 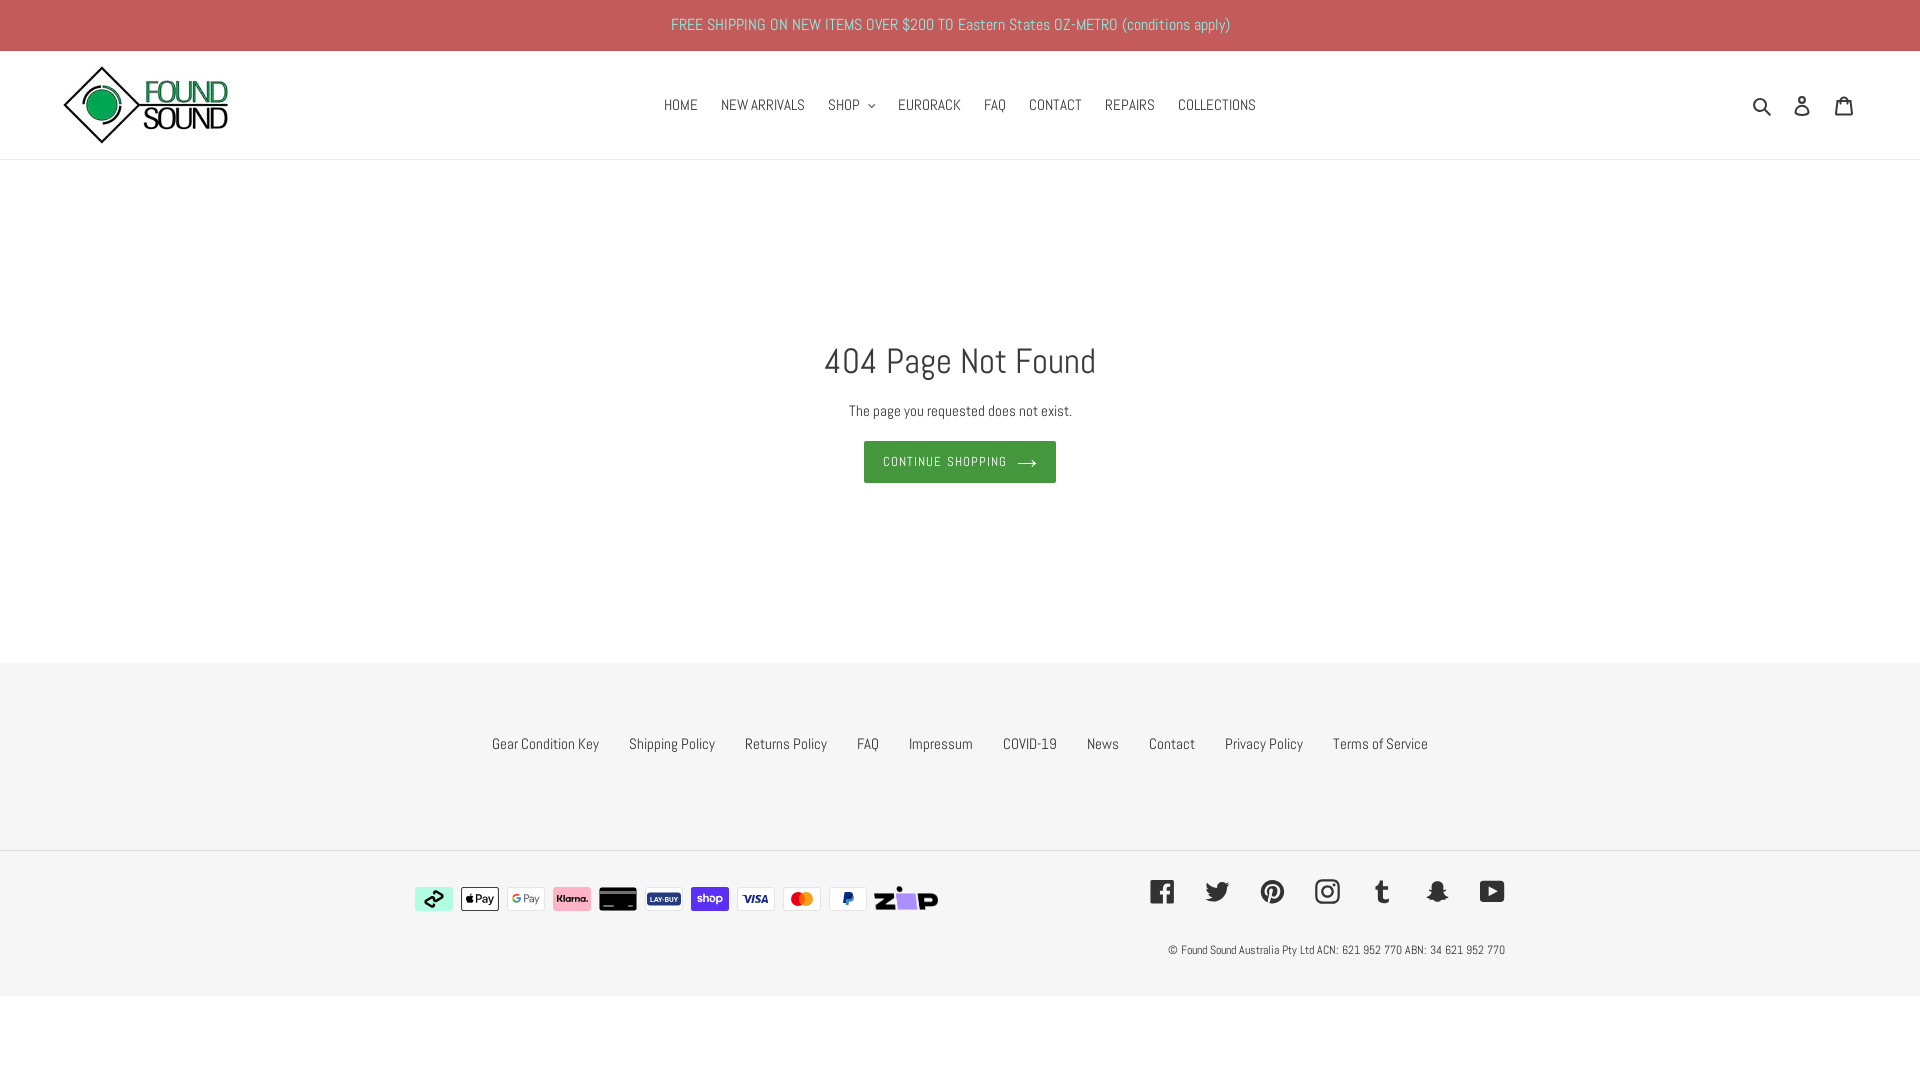 What do you see at coordinates (681, 105) in the screenshot?
I see `'HOME'` at bounding box center [681, 105].